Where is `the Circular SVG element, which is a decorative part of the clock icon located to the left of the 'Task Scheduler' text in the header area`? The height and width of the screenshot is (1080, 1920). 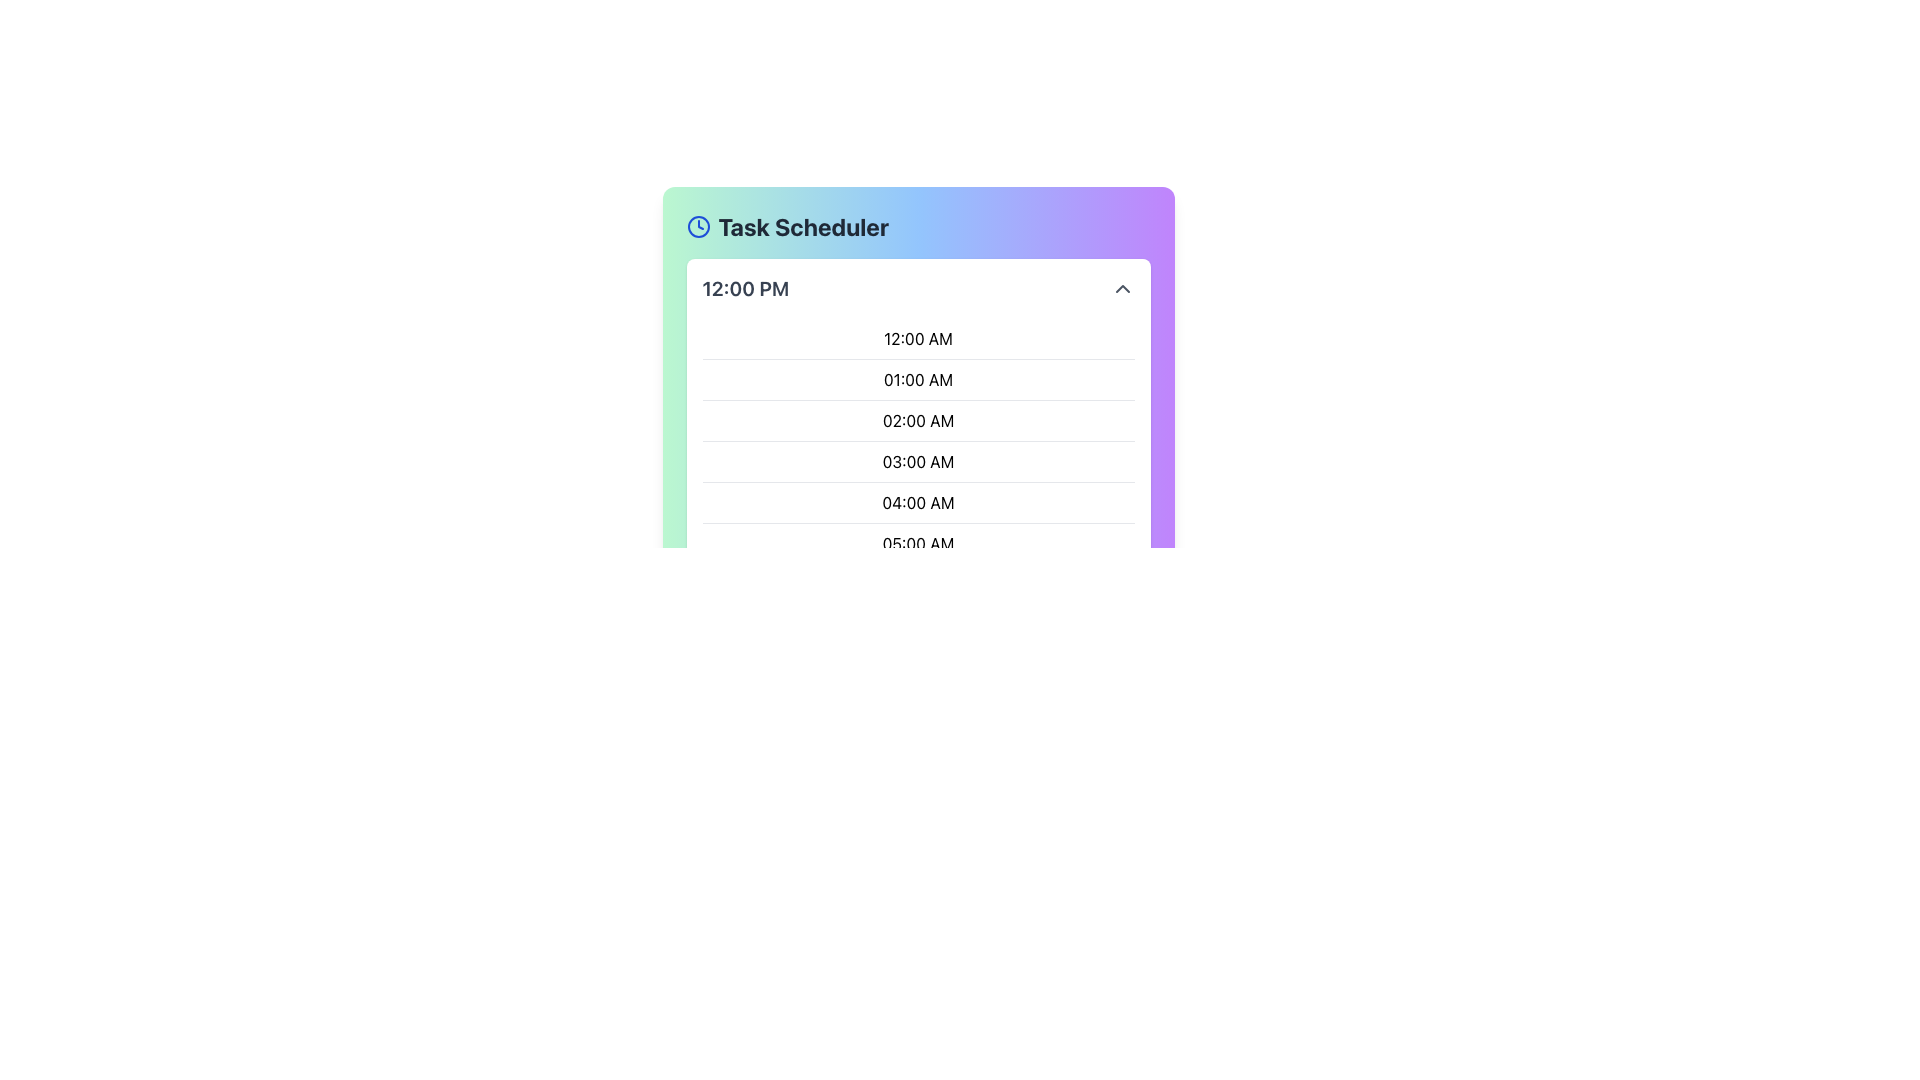 the Circular SVG element, which is a decorative part of the clock icon located to the left of the 'Task Scheduler' text in the header area is located at coordinates (698, 226).